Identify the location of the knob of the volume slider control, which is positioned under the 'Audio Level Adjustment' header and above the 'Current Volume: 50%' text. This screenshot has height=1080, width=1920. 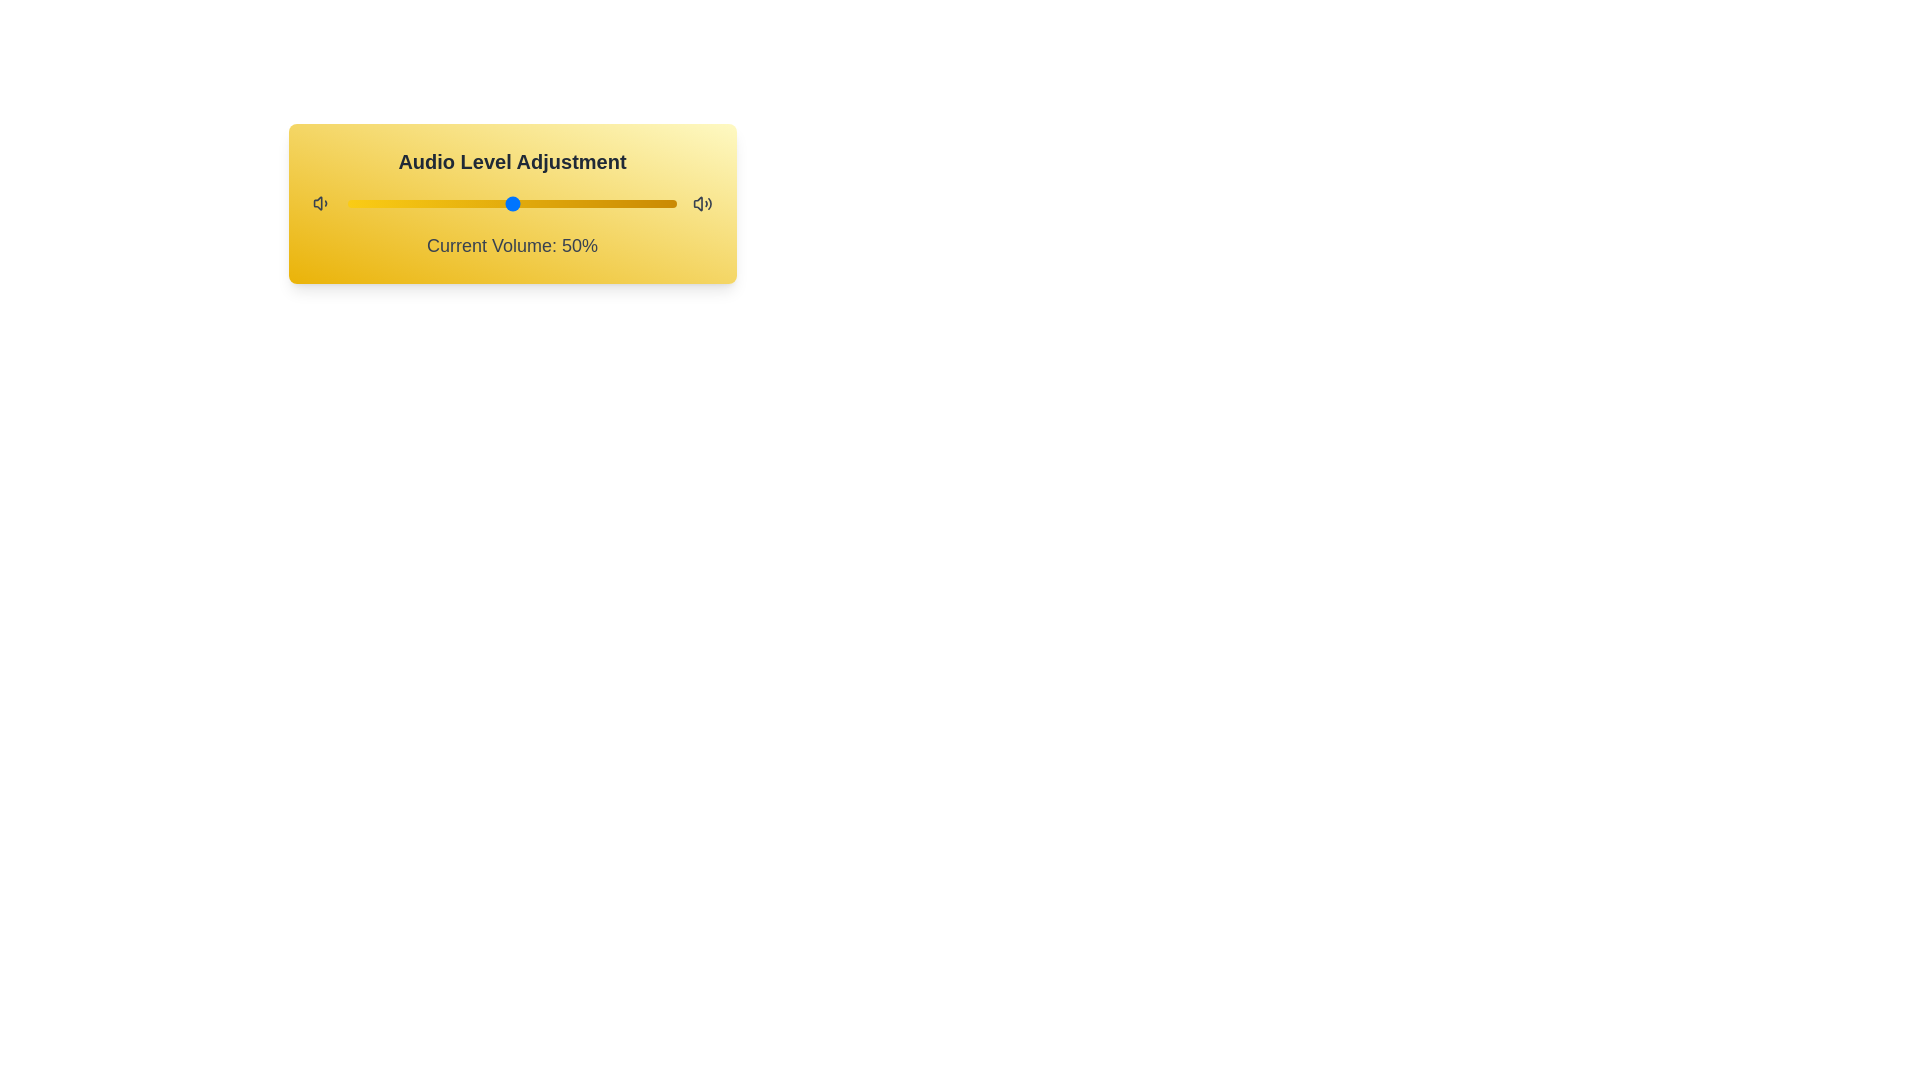
(512, 204).